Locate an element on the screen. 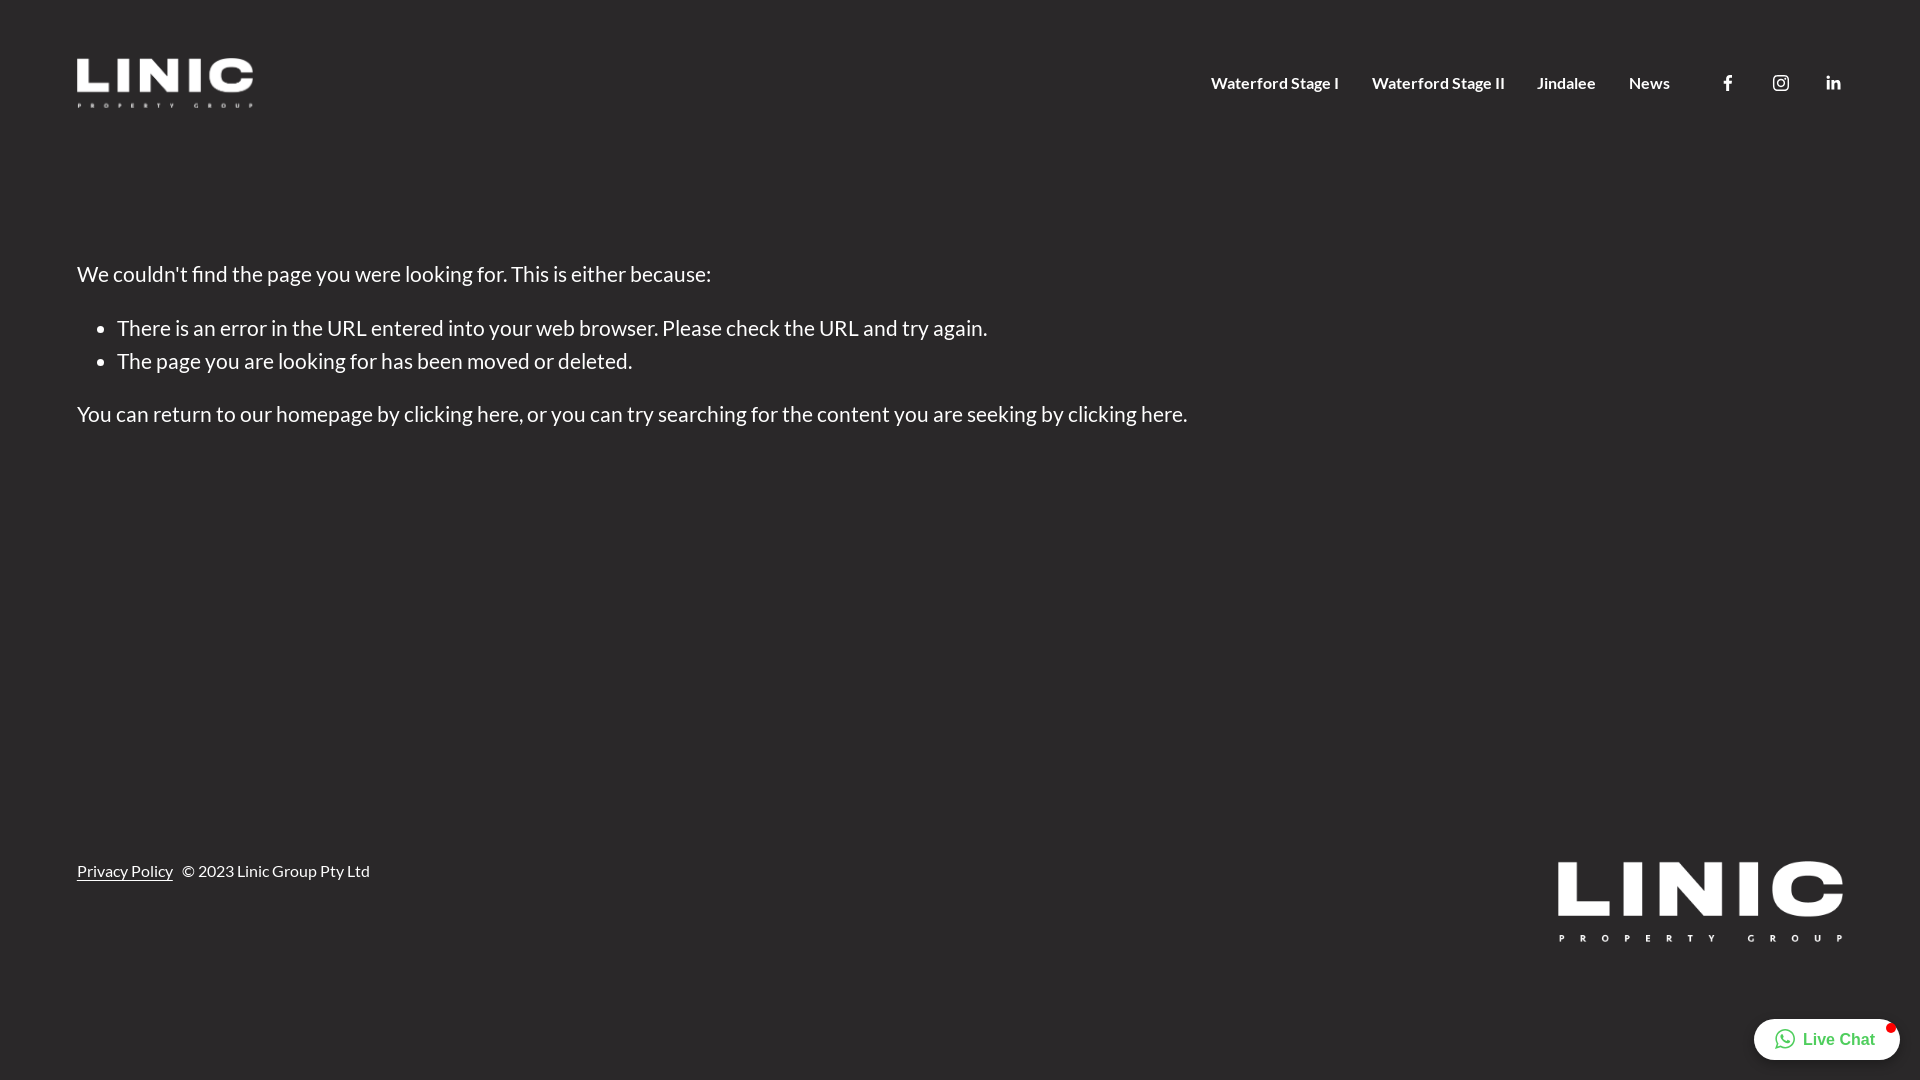  'News' is located at coordinates (1649, 81).